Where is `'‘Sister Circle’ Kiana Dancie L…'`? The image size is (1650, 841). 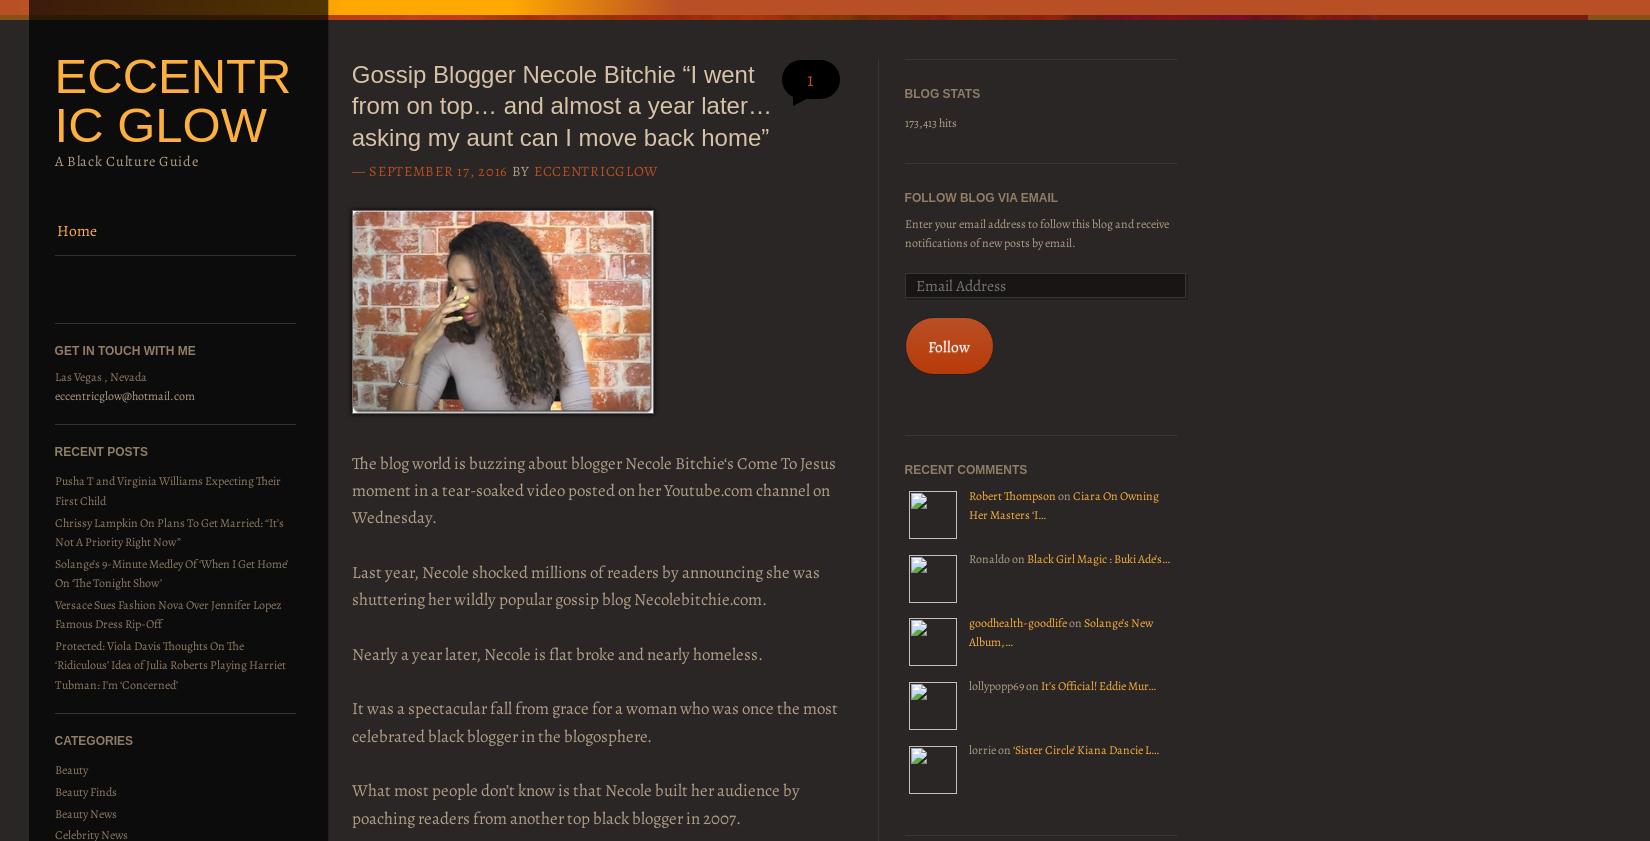 '‘Sister Circle’ Kiana Dancie L…' is located at coordinates (1086, 750).